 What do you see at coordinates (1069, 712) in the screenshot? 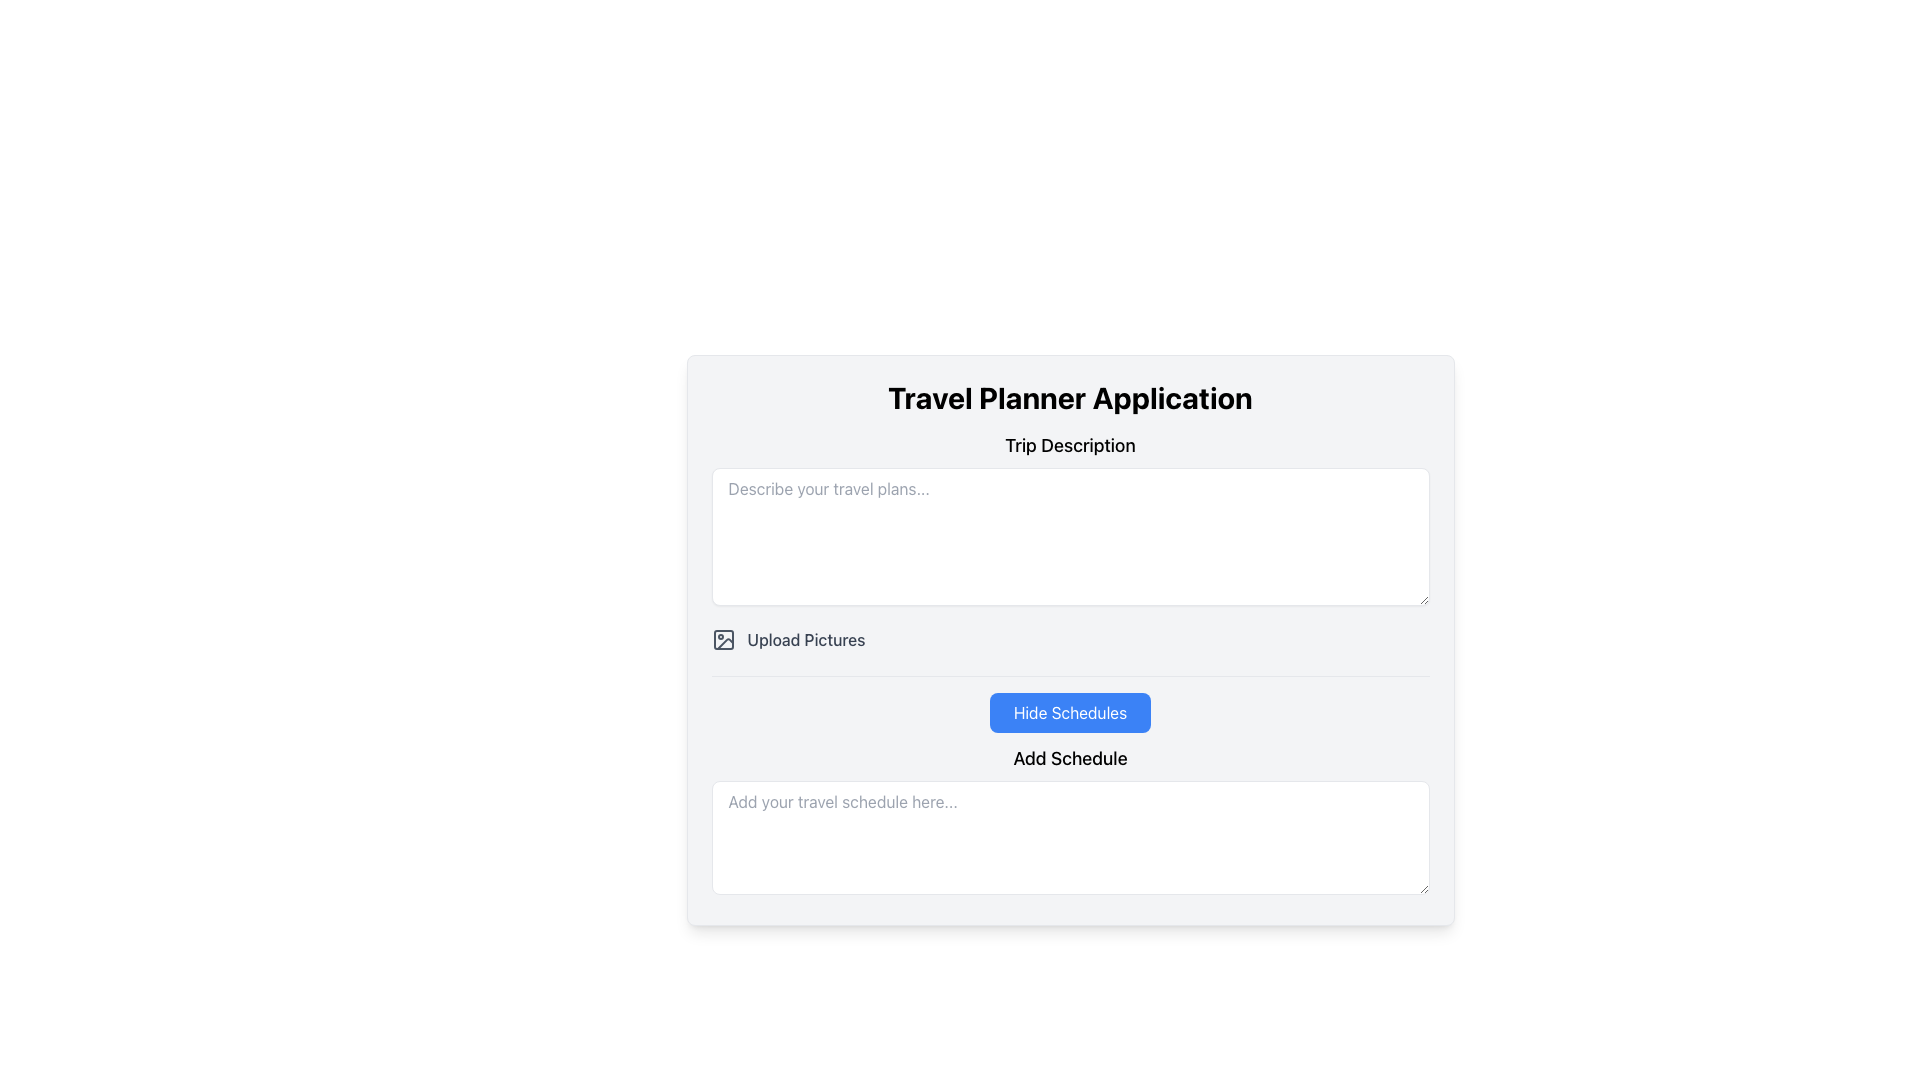
I see `the blue button with rounded corners labeled 'Hide Schedules' to trigger a visual response` at bounding box center [1069, 712].